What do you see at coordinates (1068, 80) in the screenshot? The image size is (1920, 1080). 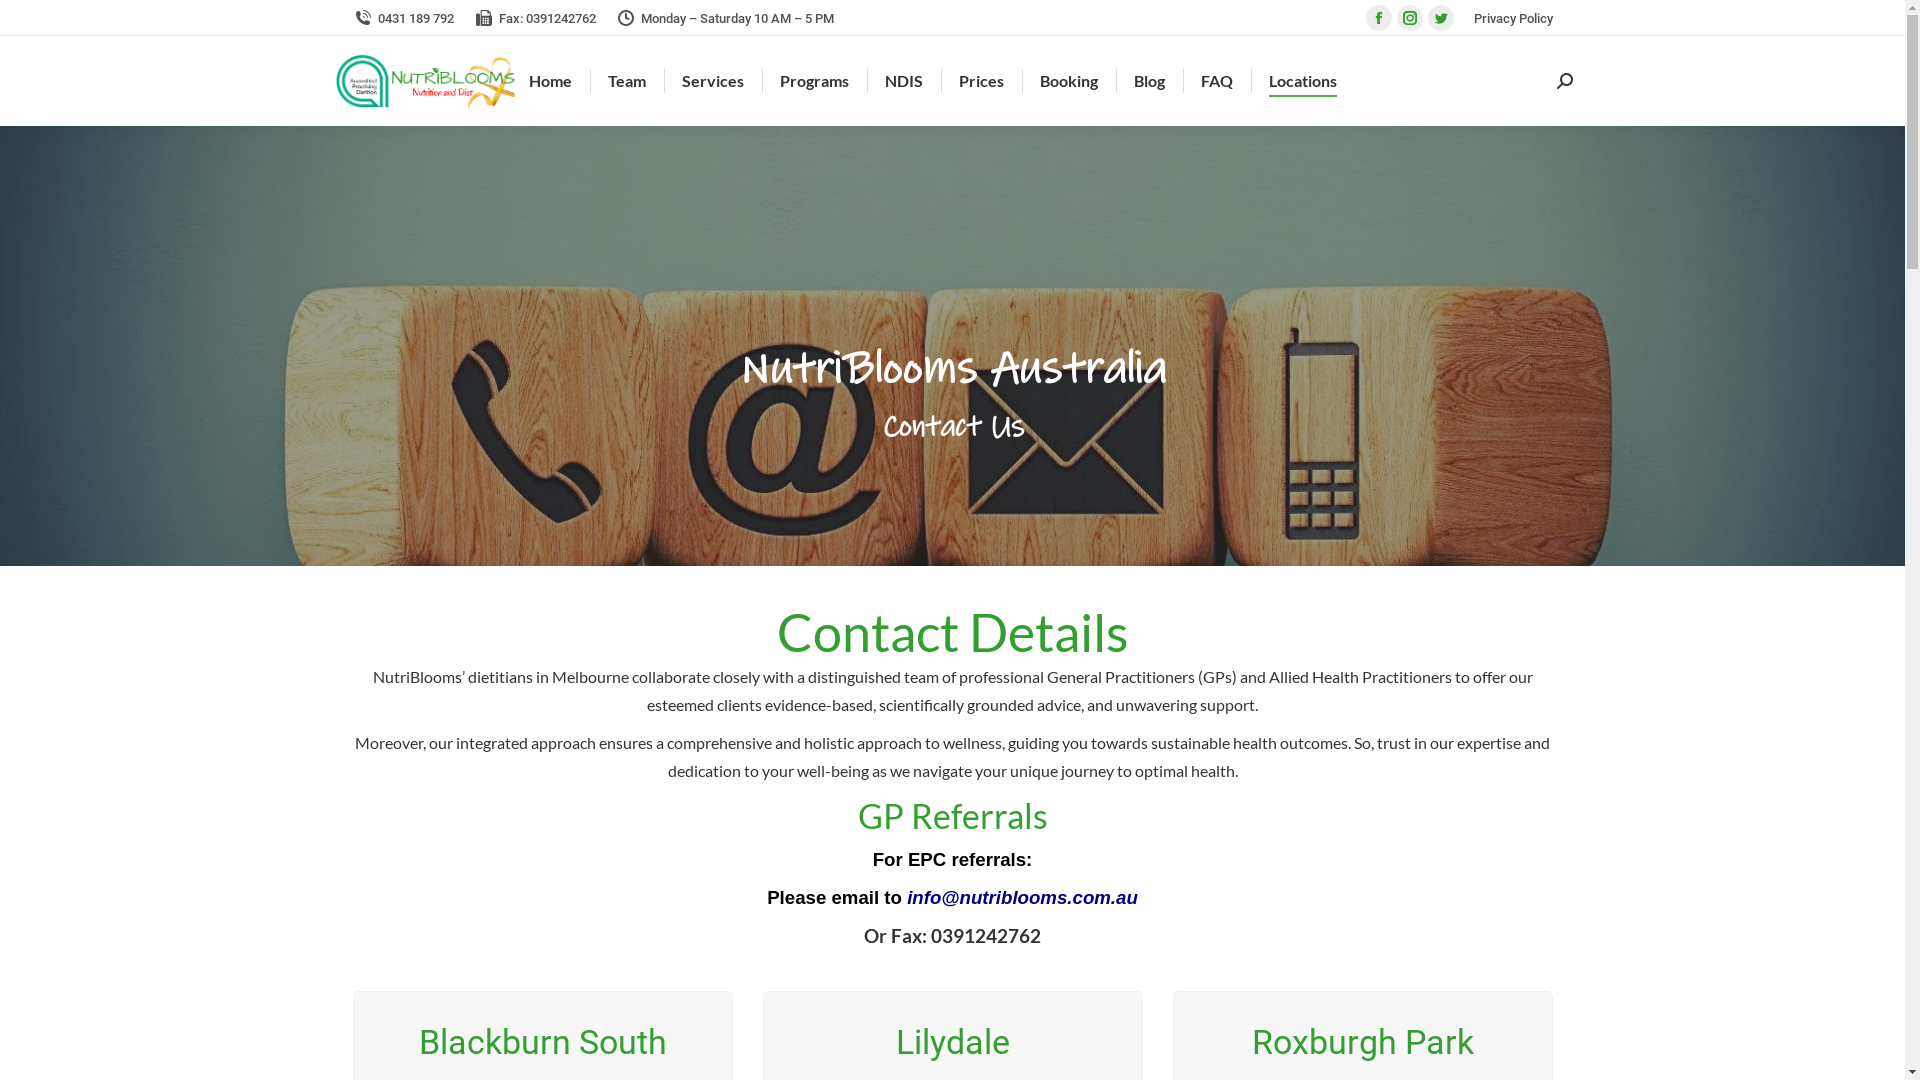 I see `'Booking'` at bounding box center [1068, 80].